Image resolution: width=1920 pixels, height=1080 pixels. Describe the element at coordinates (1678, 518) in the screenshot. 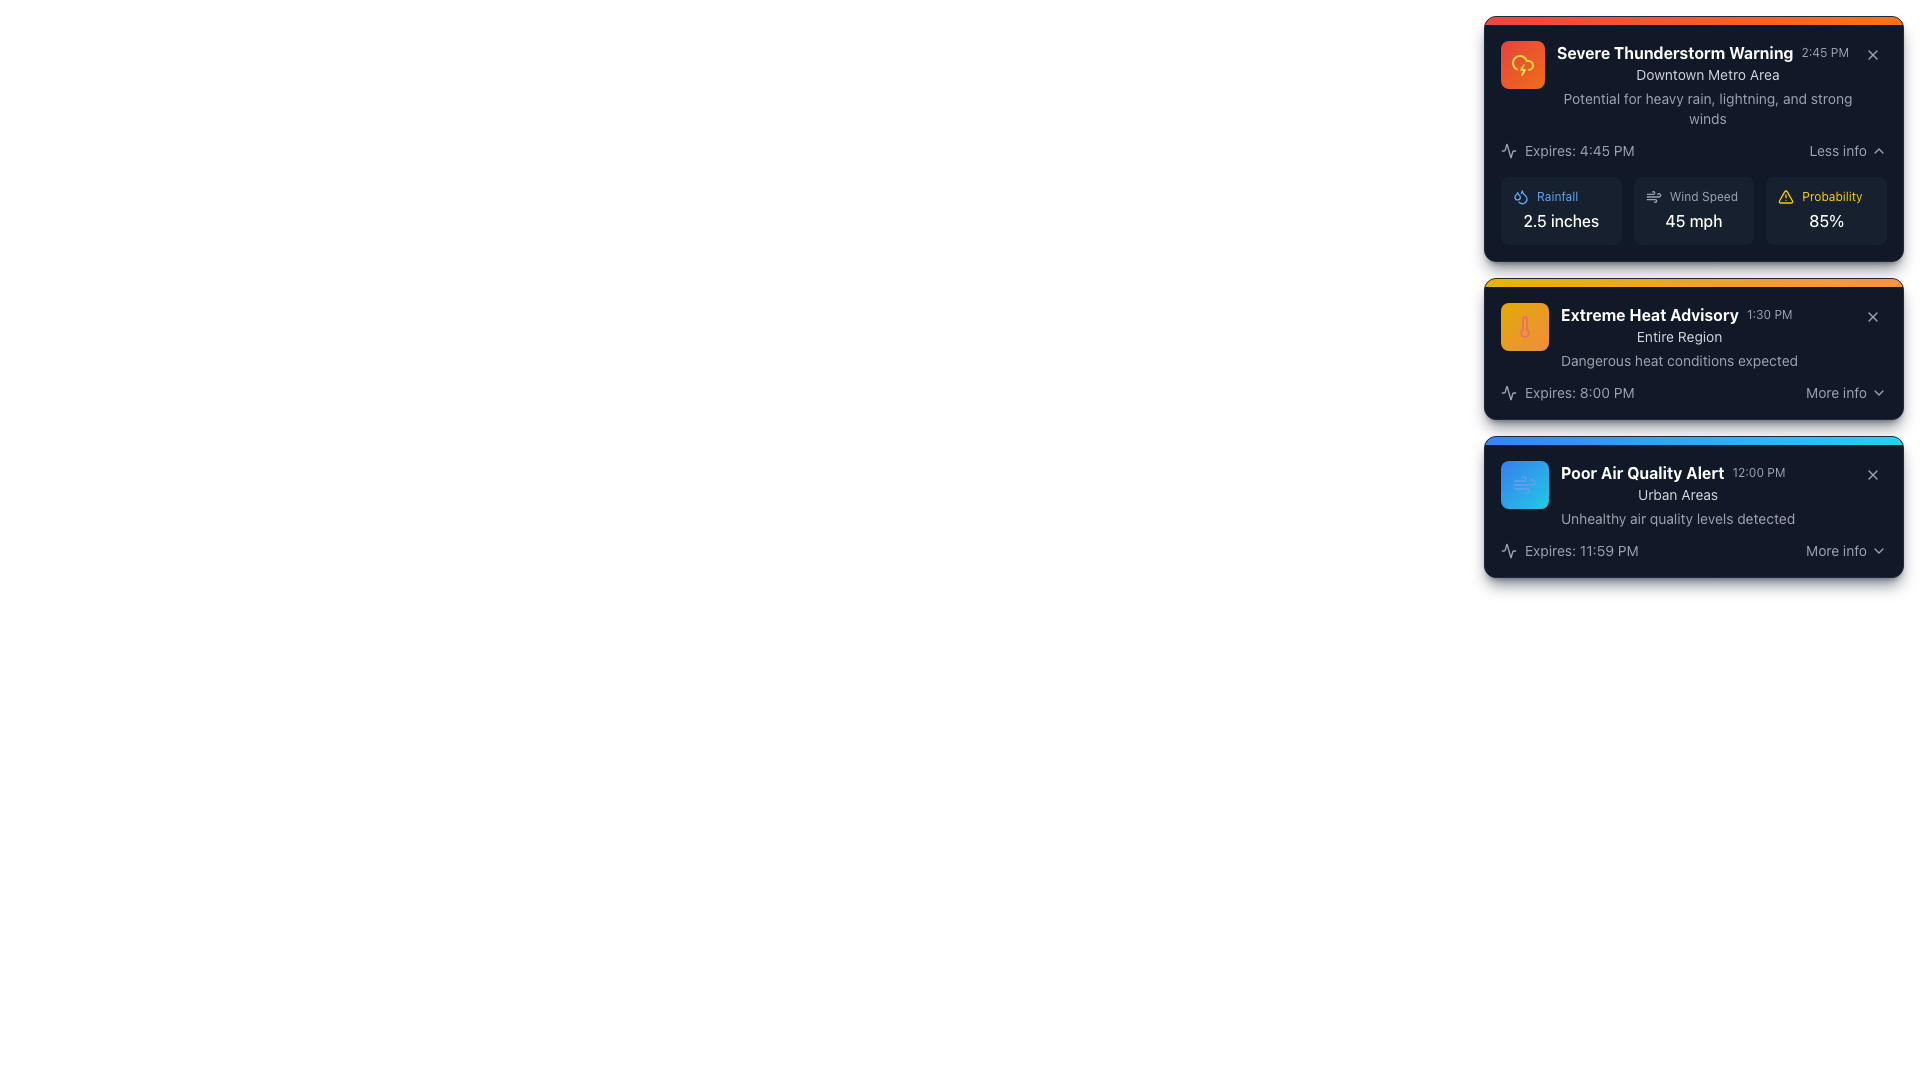

I see `warning text displayed in the text label of the 'Poor Air Quality Alert' notification card, which provides information about air quality severity` at that location.